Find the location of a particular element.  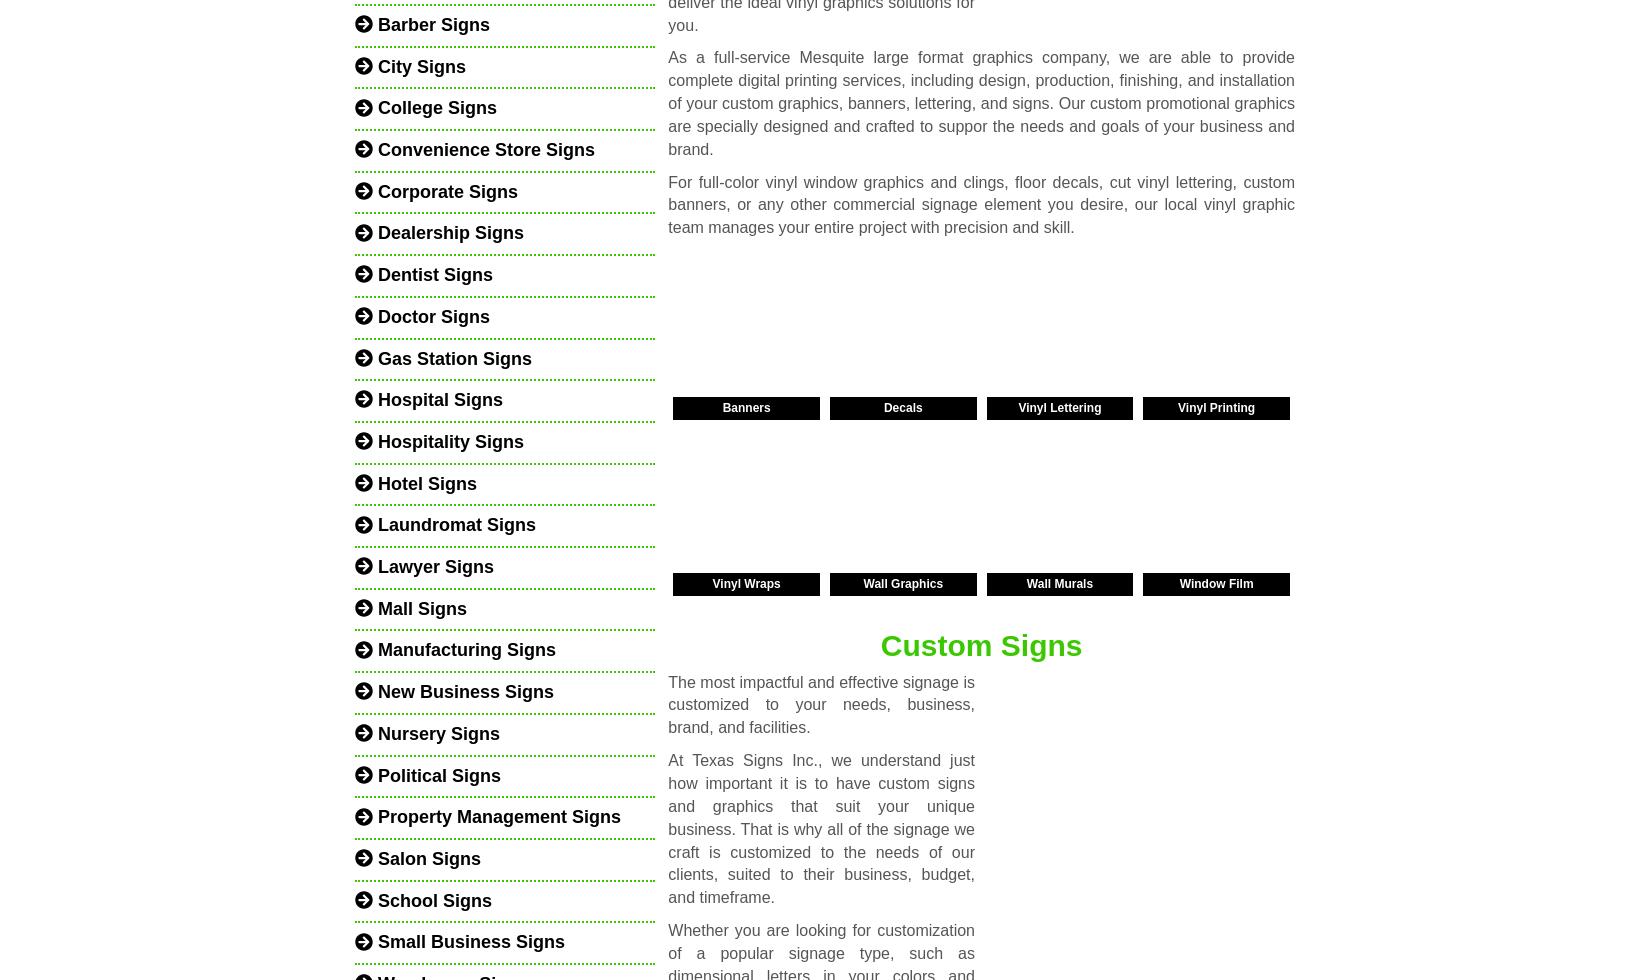

'Salon Signs' is located at coordinates (426, 857).